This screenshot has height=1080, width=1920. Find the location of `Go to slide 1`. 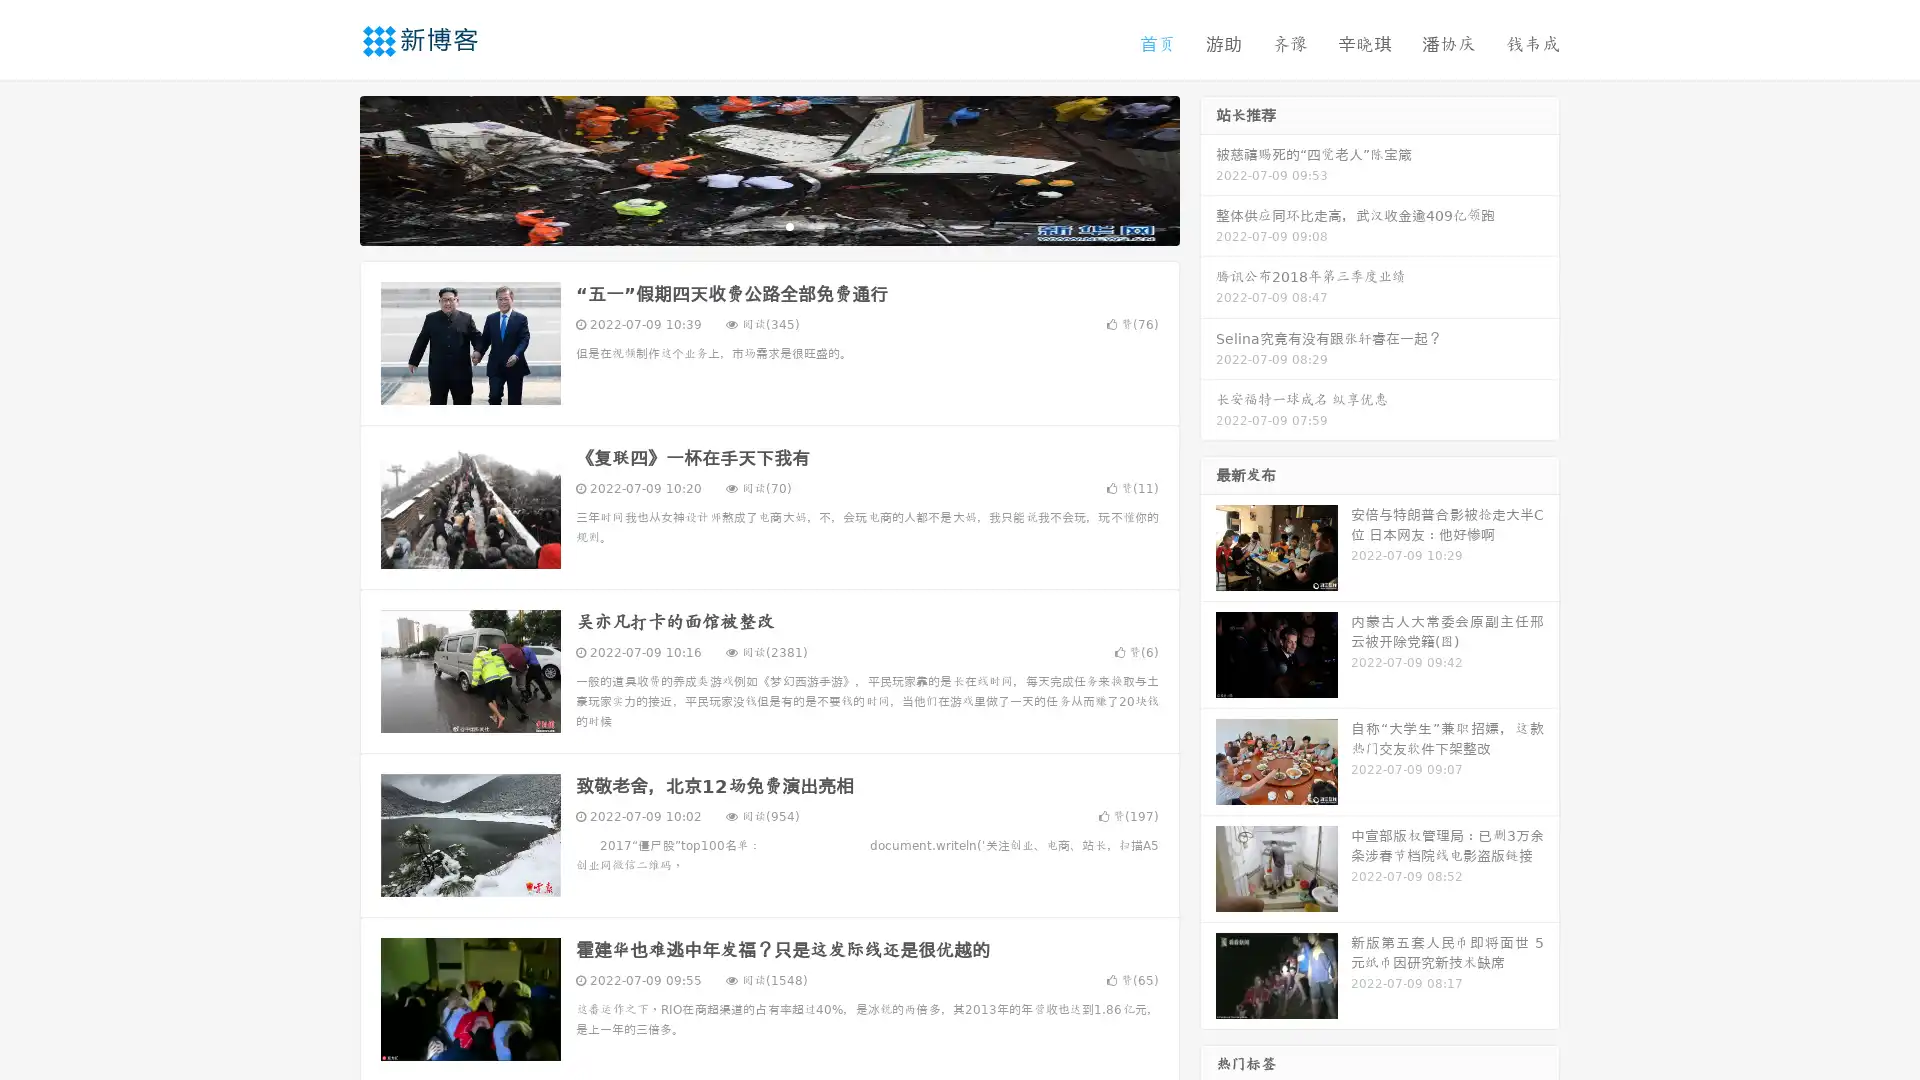

Go to slide 1 is located at coordinates (748, 225).